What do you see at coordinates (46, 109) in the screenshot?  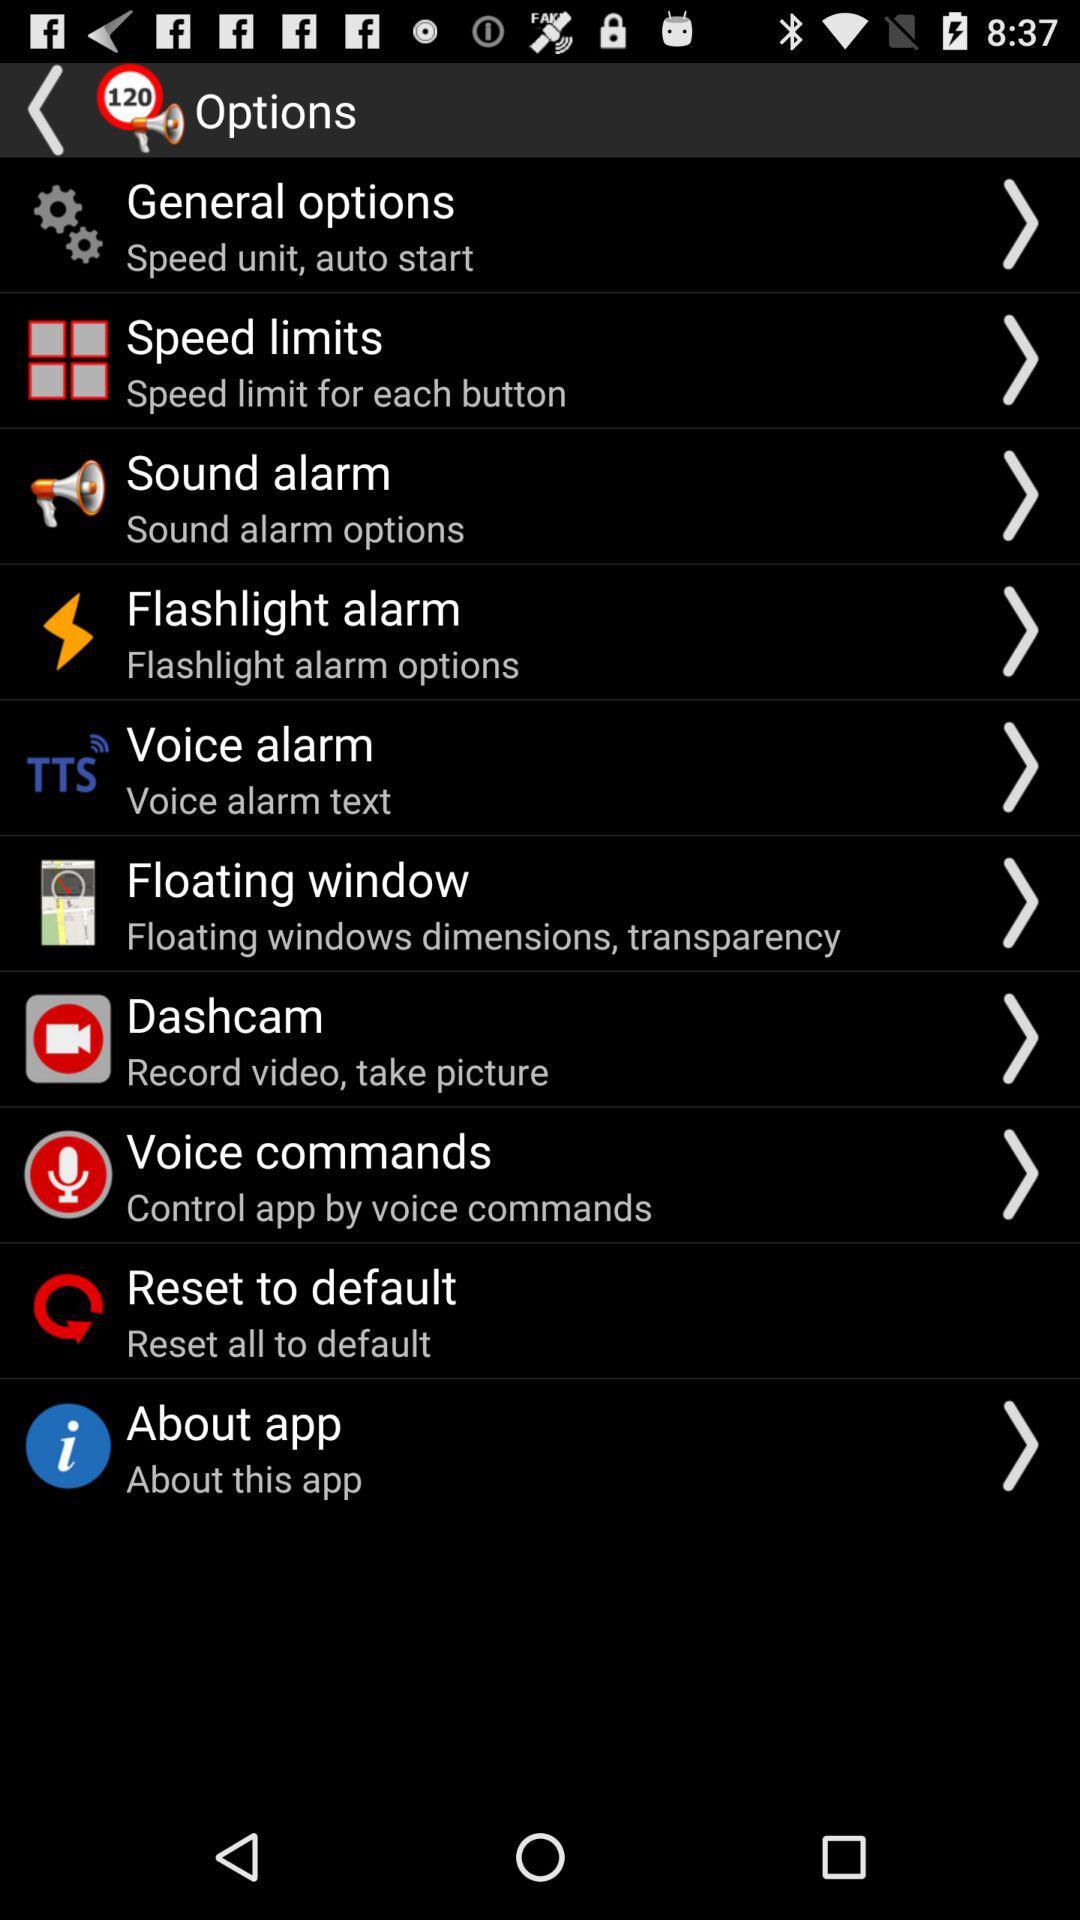 I see `back button` at bounding box center [46, 109].